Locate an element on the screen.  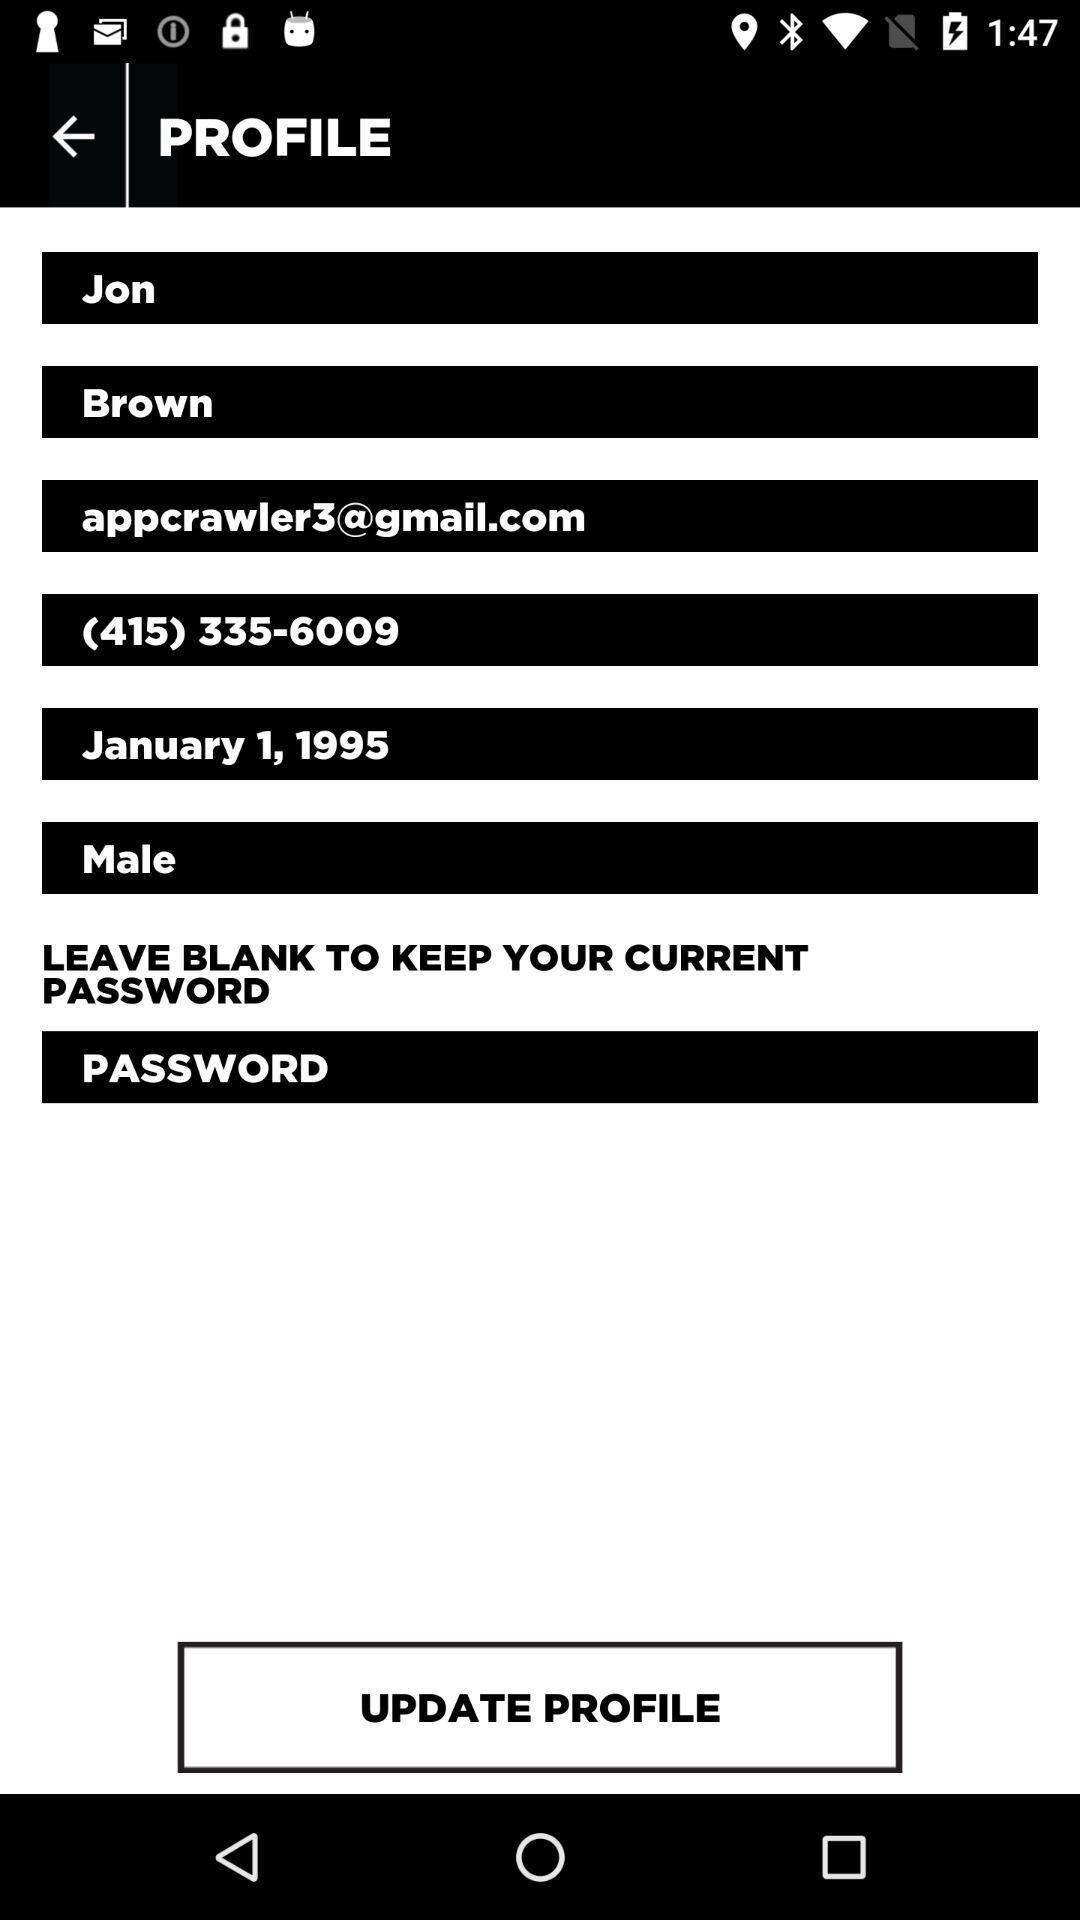
the item above january 1, 1995 item is located at coordinates (540, 628).